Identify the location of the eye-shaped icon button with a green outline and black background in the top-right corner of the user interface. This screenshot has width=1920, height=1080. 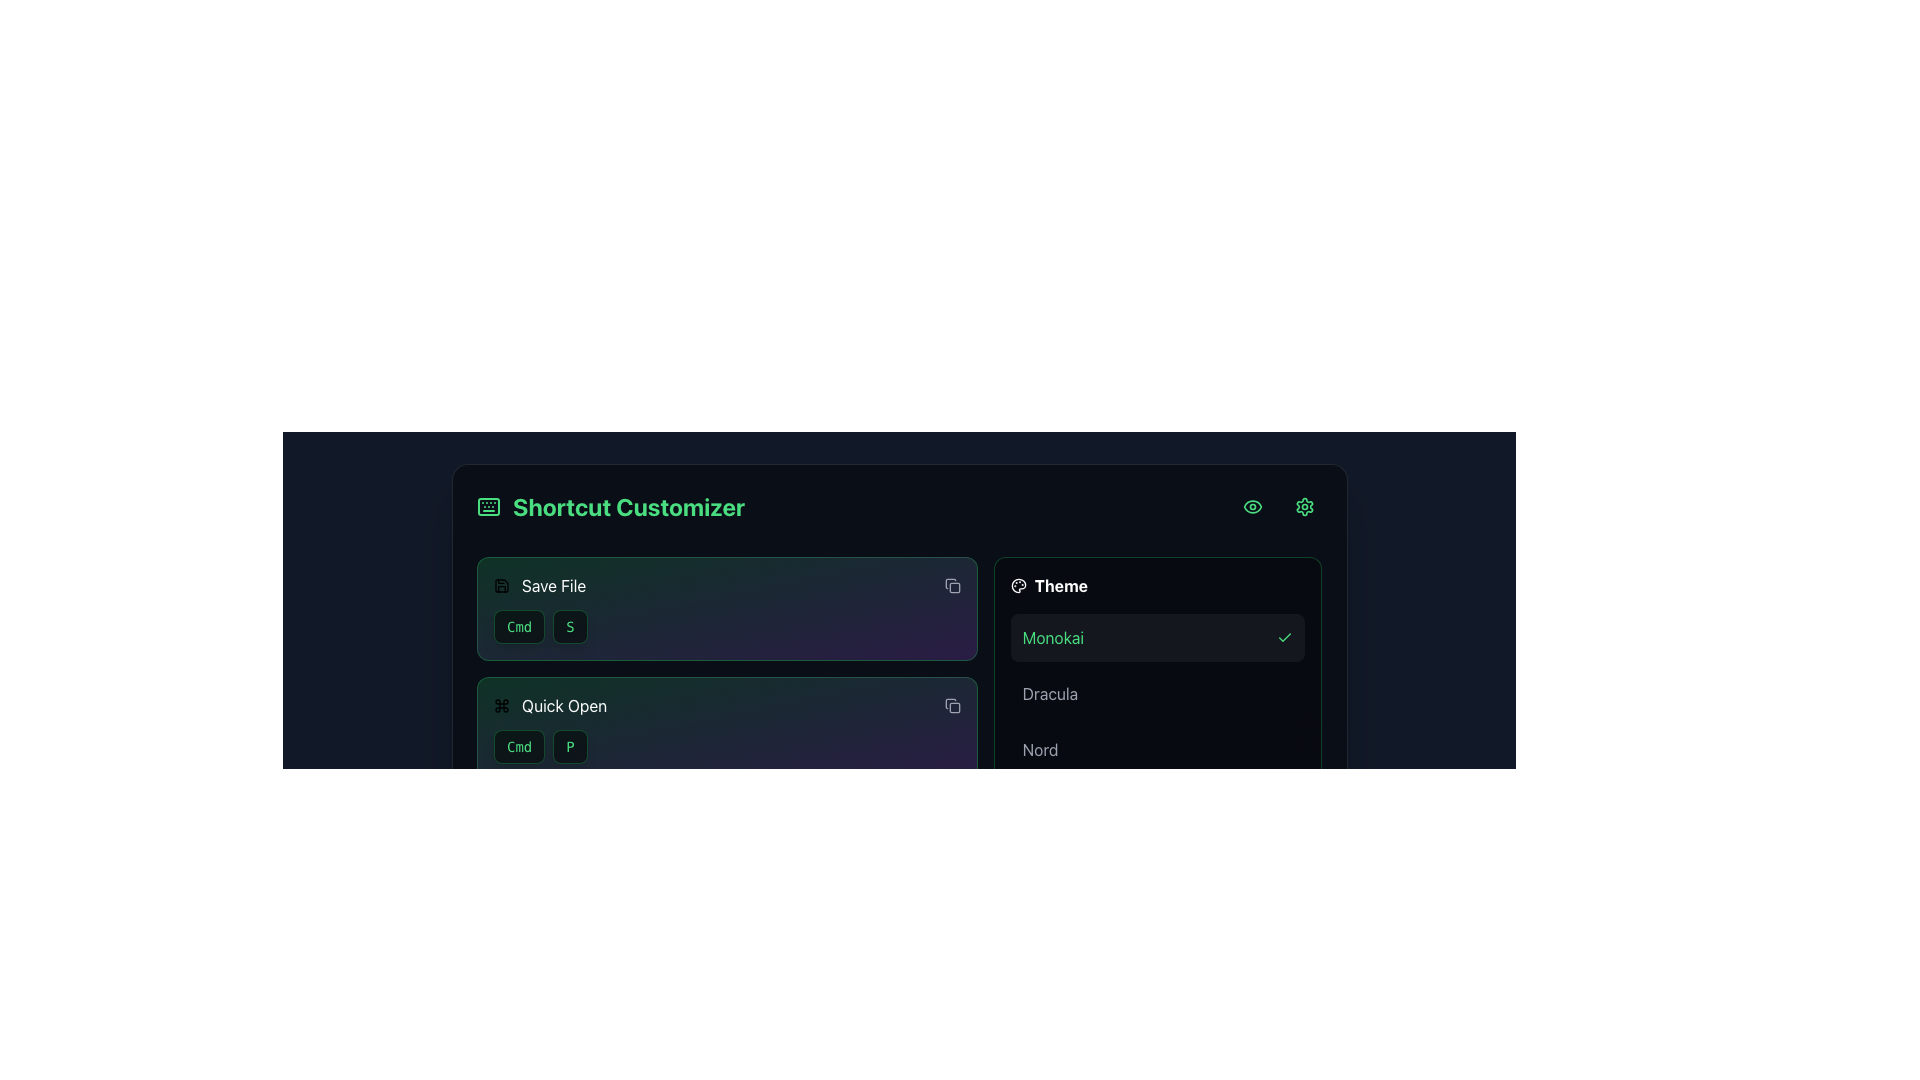
(1251, 505).